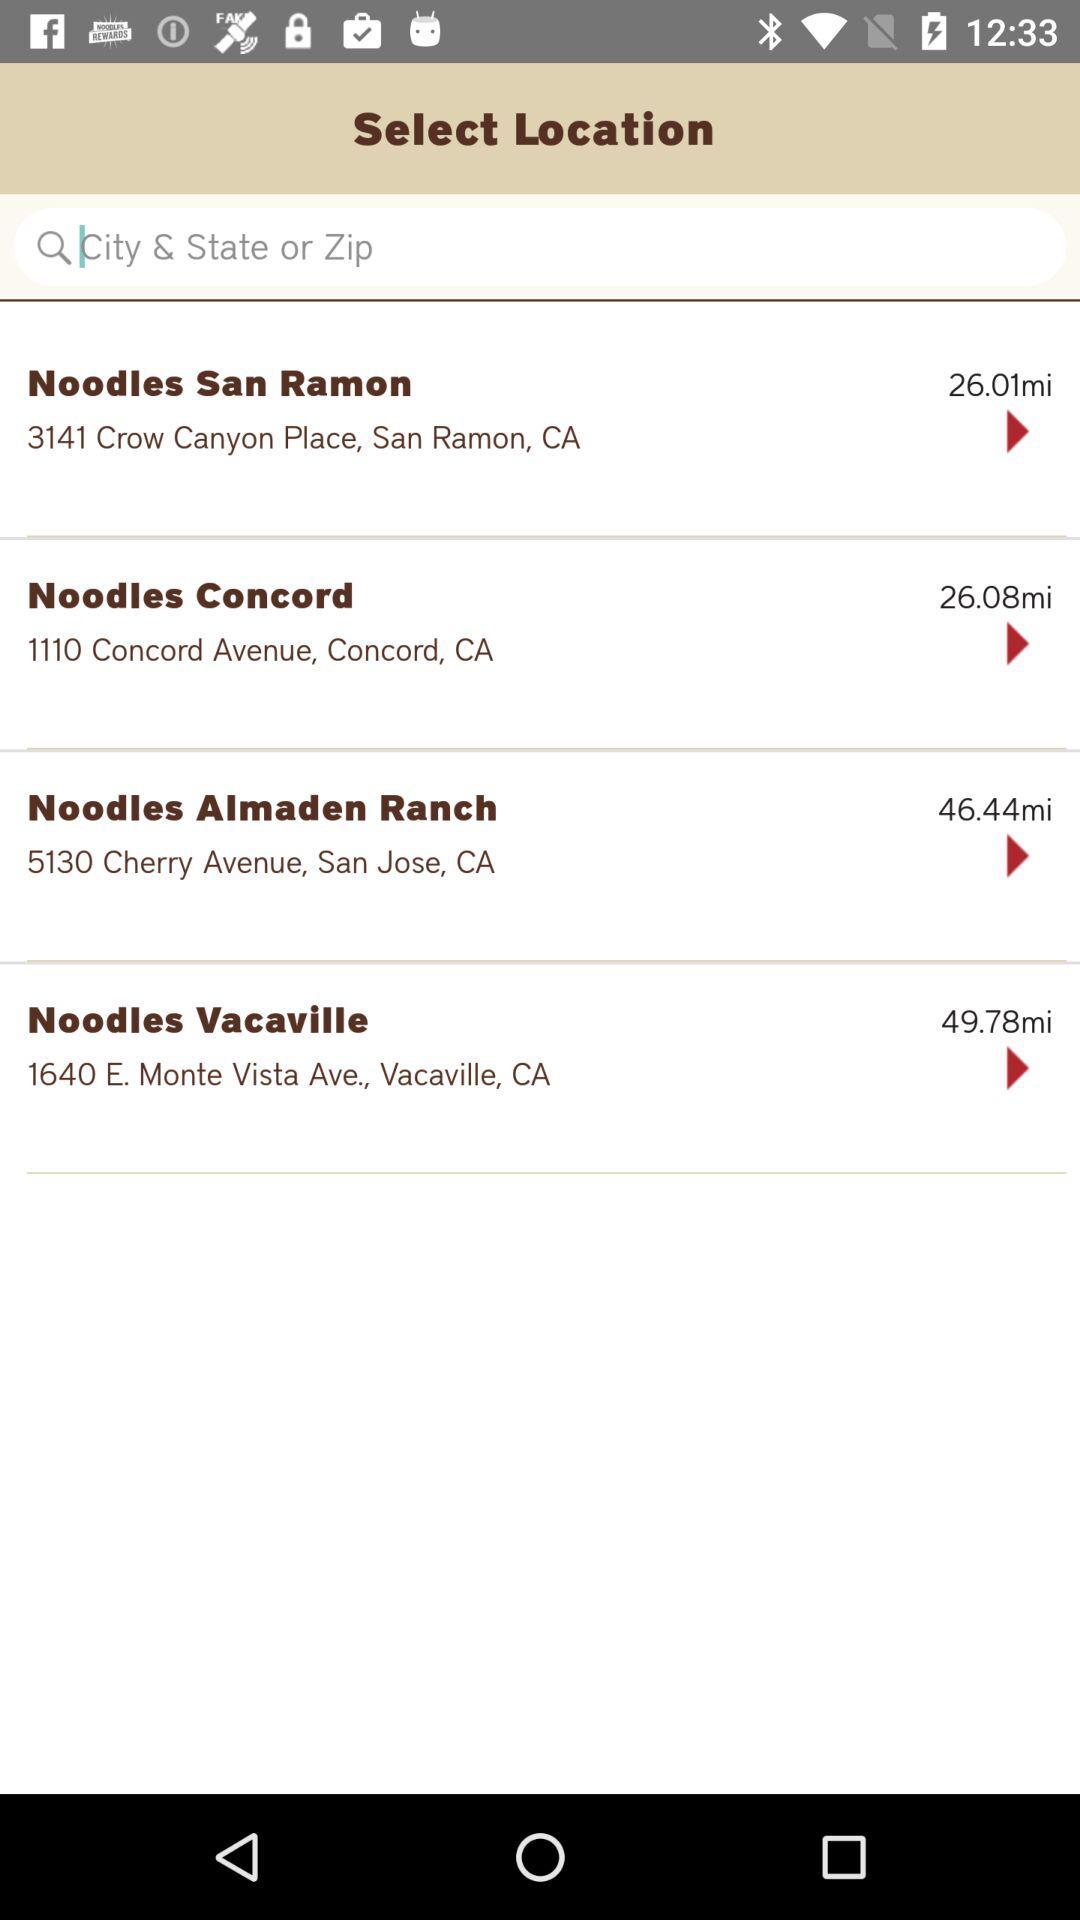 Image resolution: width=1080 pixels, height=1920 pixels. Describe the element at coordinates (476, 861) in the screenshot. I see `5130 cherry avenue item` at that location.